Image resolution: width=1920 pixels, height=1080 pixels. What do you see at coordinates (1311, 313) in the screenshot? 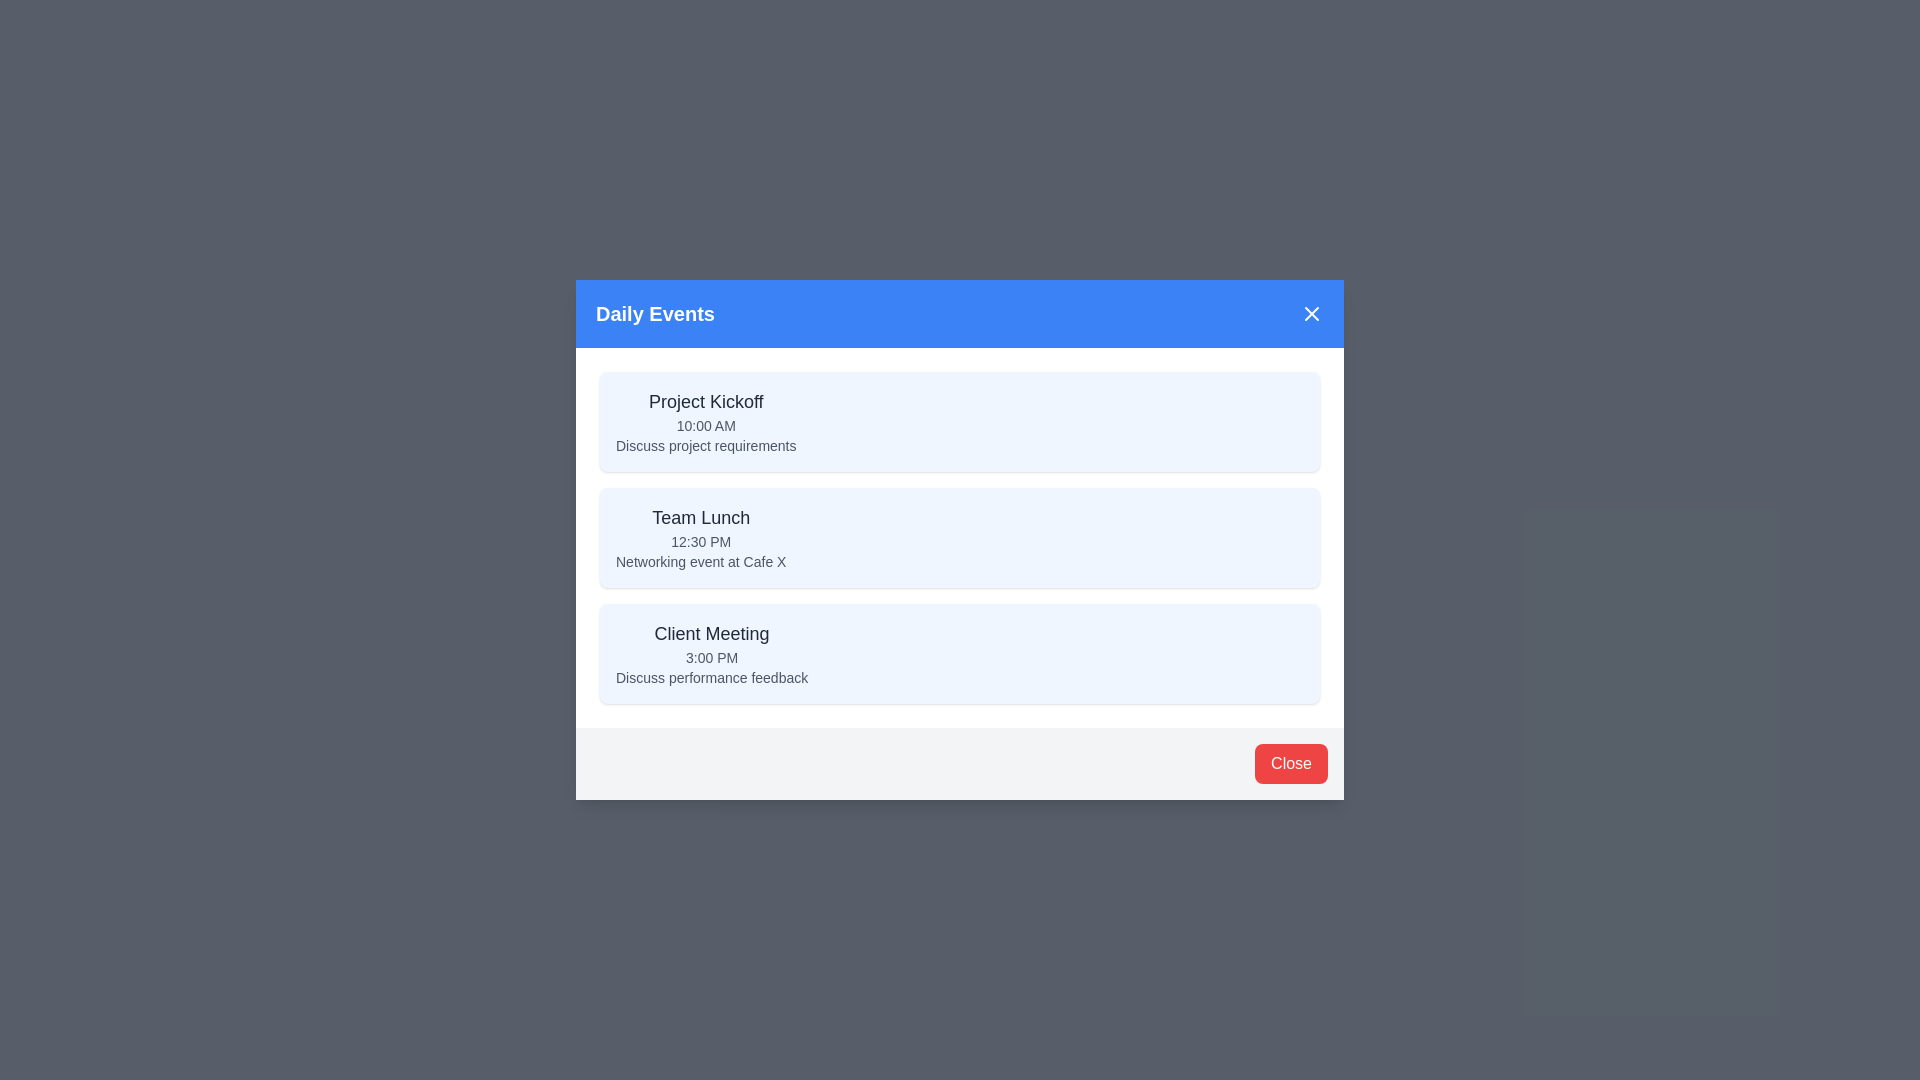
I see `the close button in the header of the EventManagerDialog` at bounding box center [1311, 313].